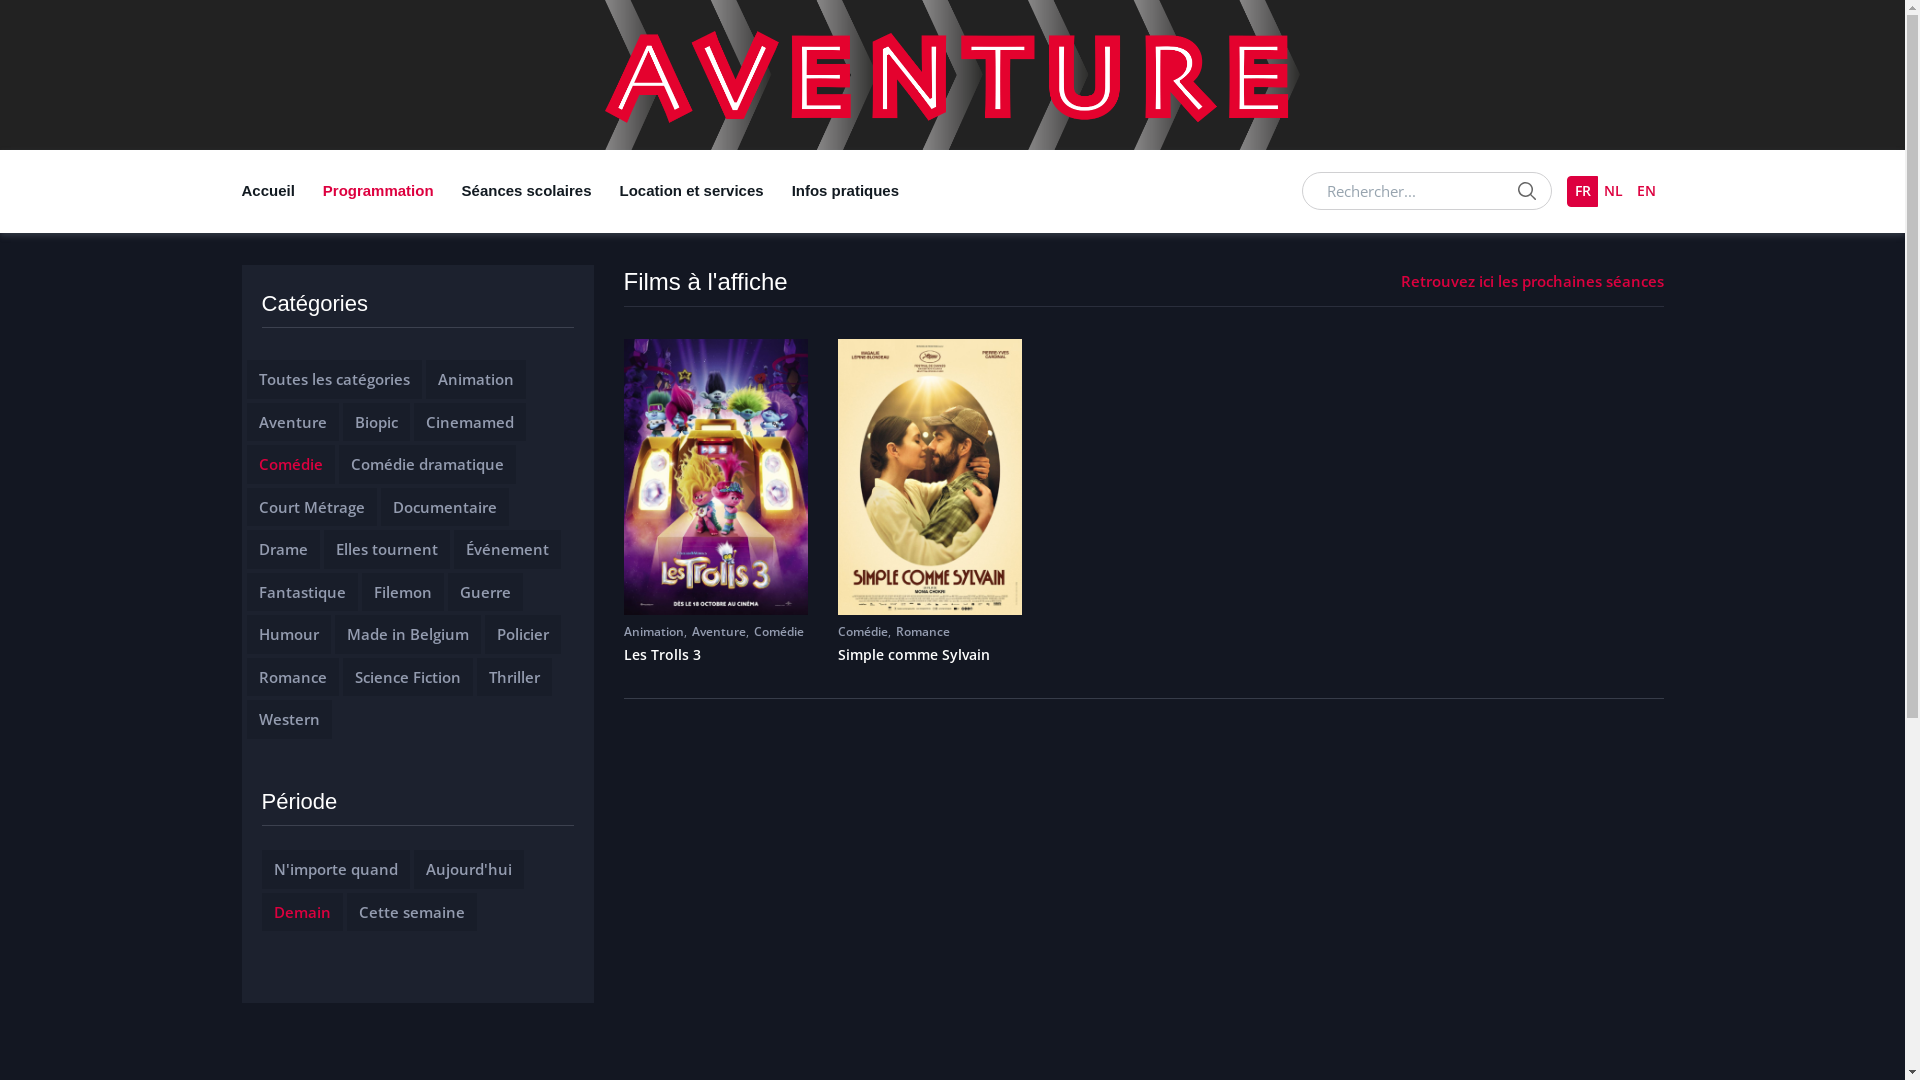 The height and width of the screenshot is (1080, 1920). What do you see at coordinates (443, 505) in the screenshot?
I see `'Documentaire'` at bounding box center [443, 505].